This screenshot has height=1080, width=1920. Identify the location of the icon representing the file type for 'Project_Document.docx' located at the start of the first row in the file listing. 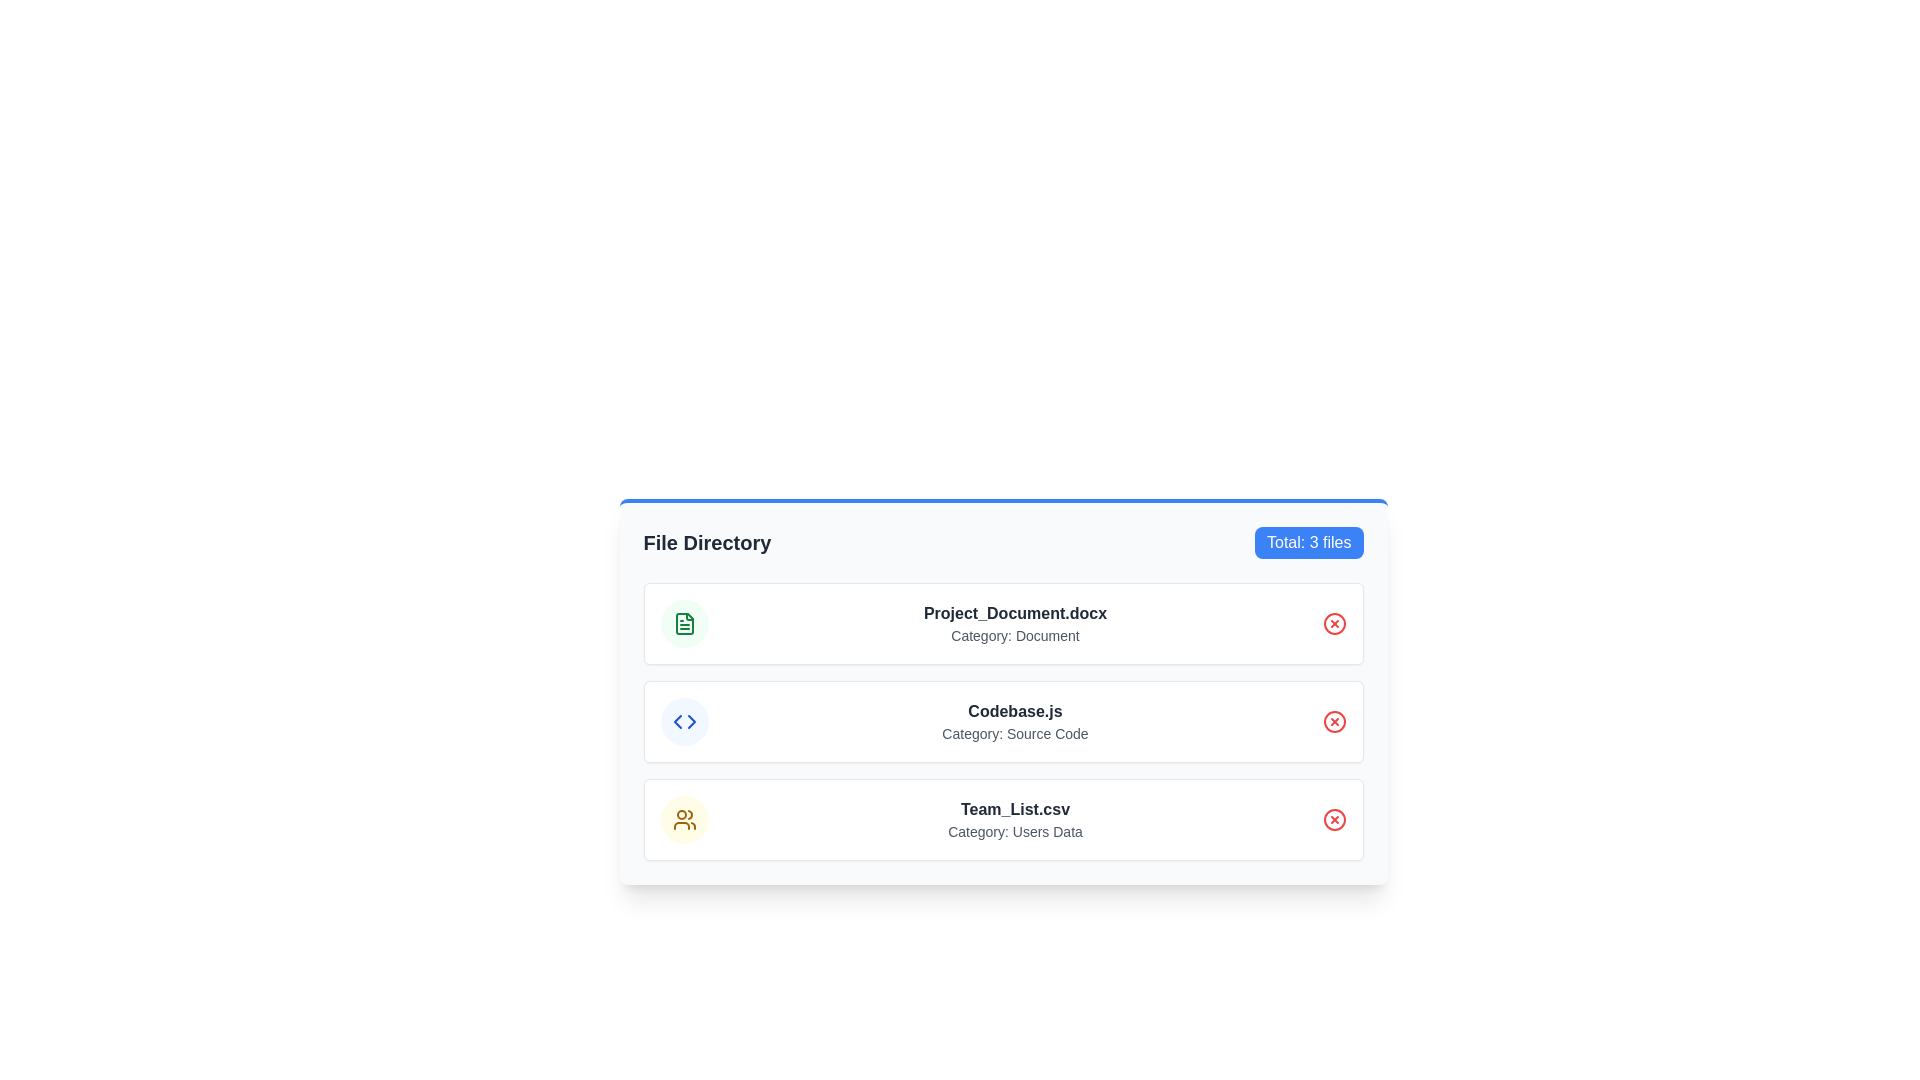
(684, 623).